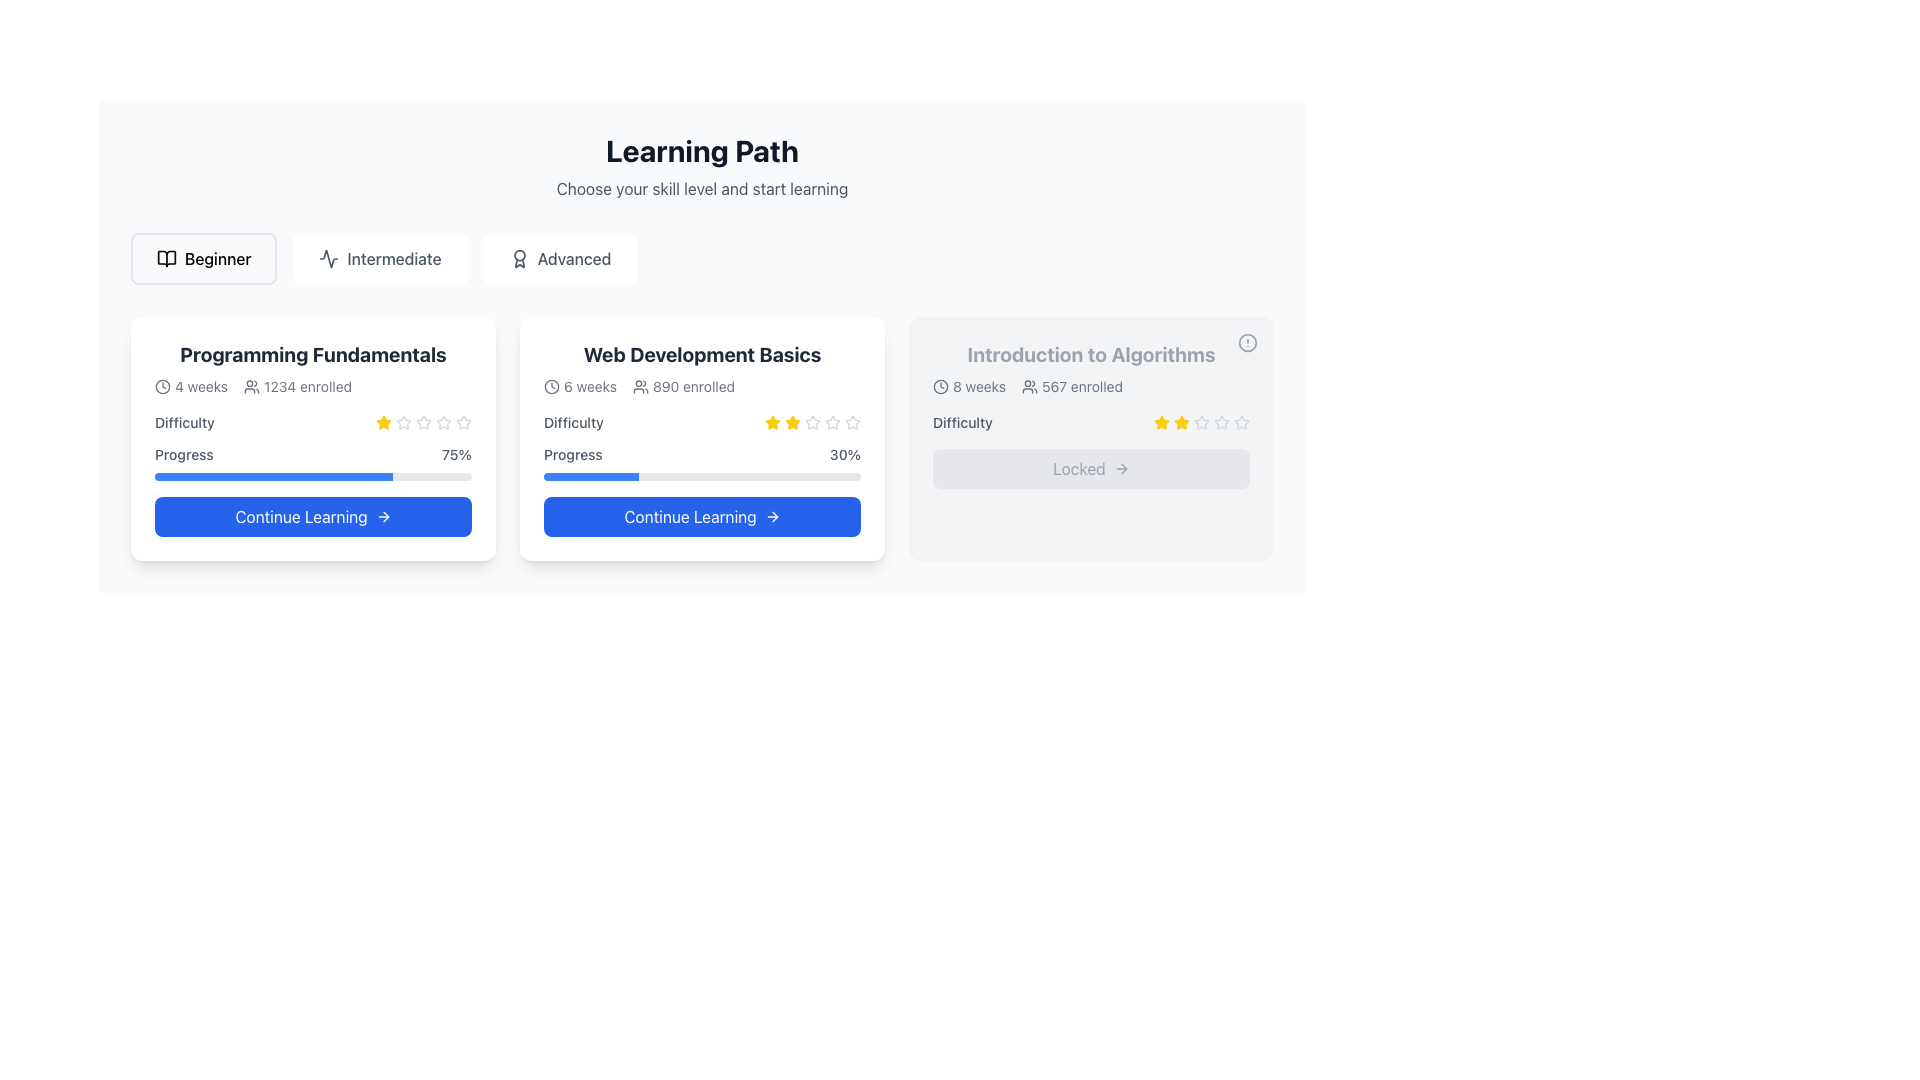  I want to click on the label displaying '1234 enrolled', which is positioned to the right of the user icon within the 'Programming Fundamentals' card, so click(307, 386).